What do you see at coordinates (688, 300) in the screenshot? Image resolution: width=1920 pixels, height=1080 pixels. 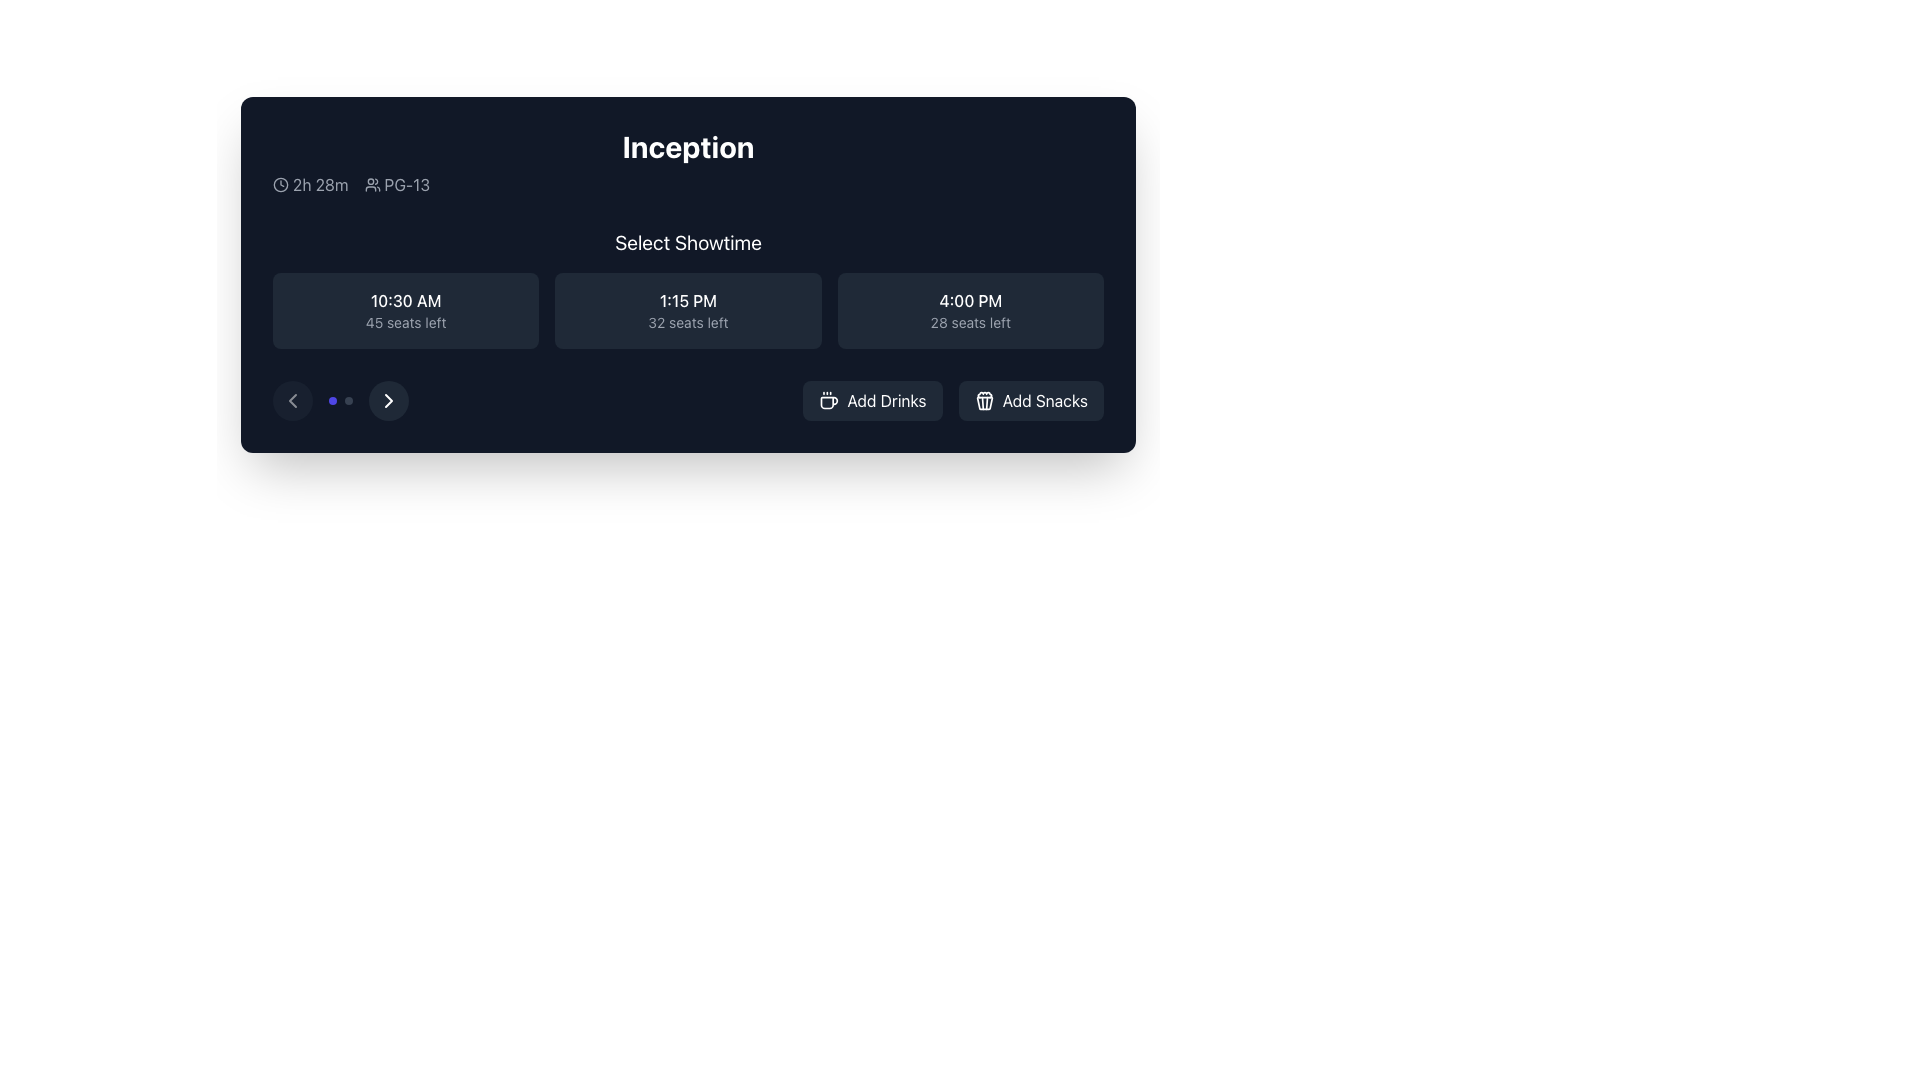 I see `time displayed as '1:15 PM' in the middle showtime panel, which is located above the text '32 seats left'` at bounding box center [688, 300].